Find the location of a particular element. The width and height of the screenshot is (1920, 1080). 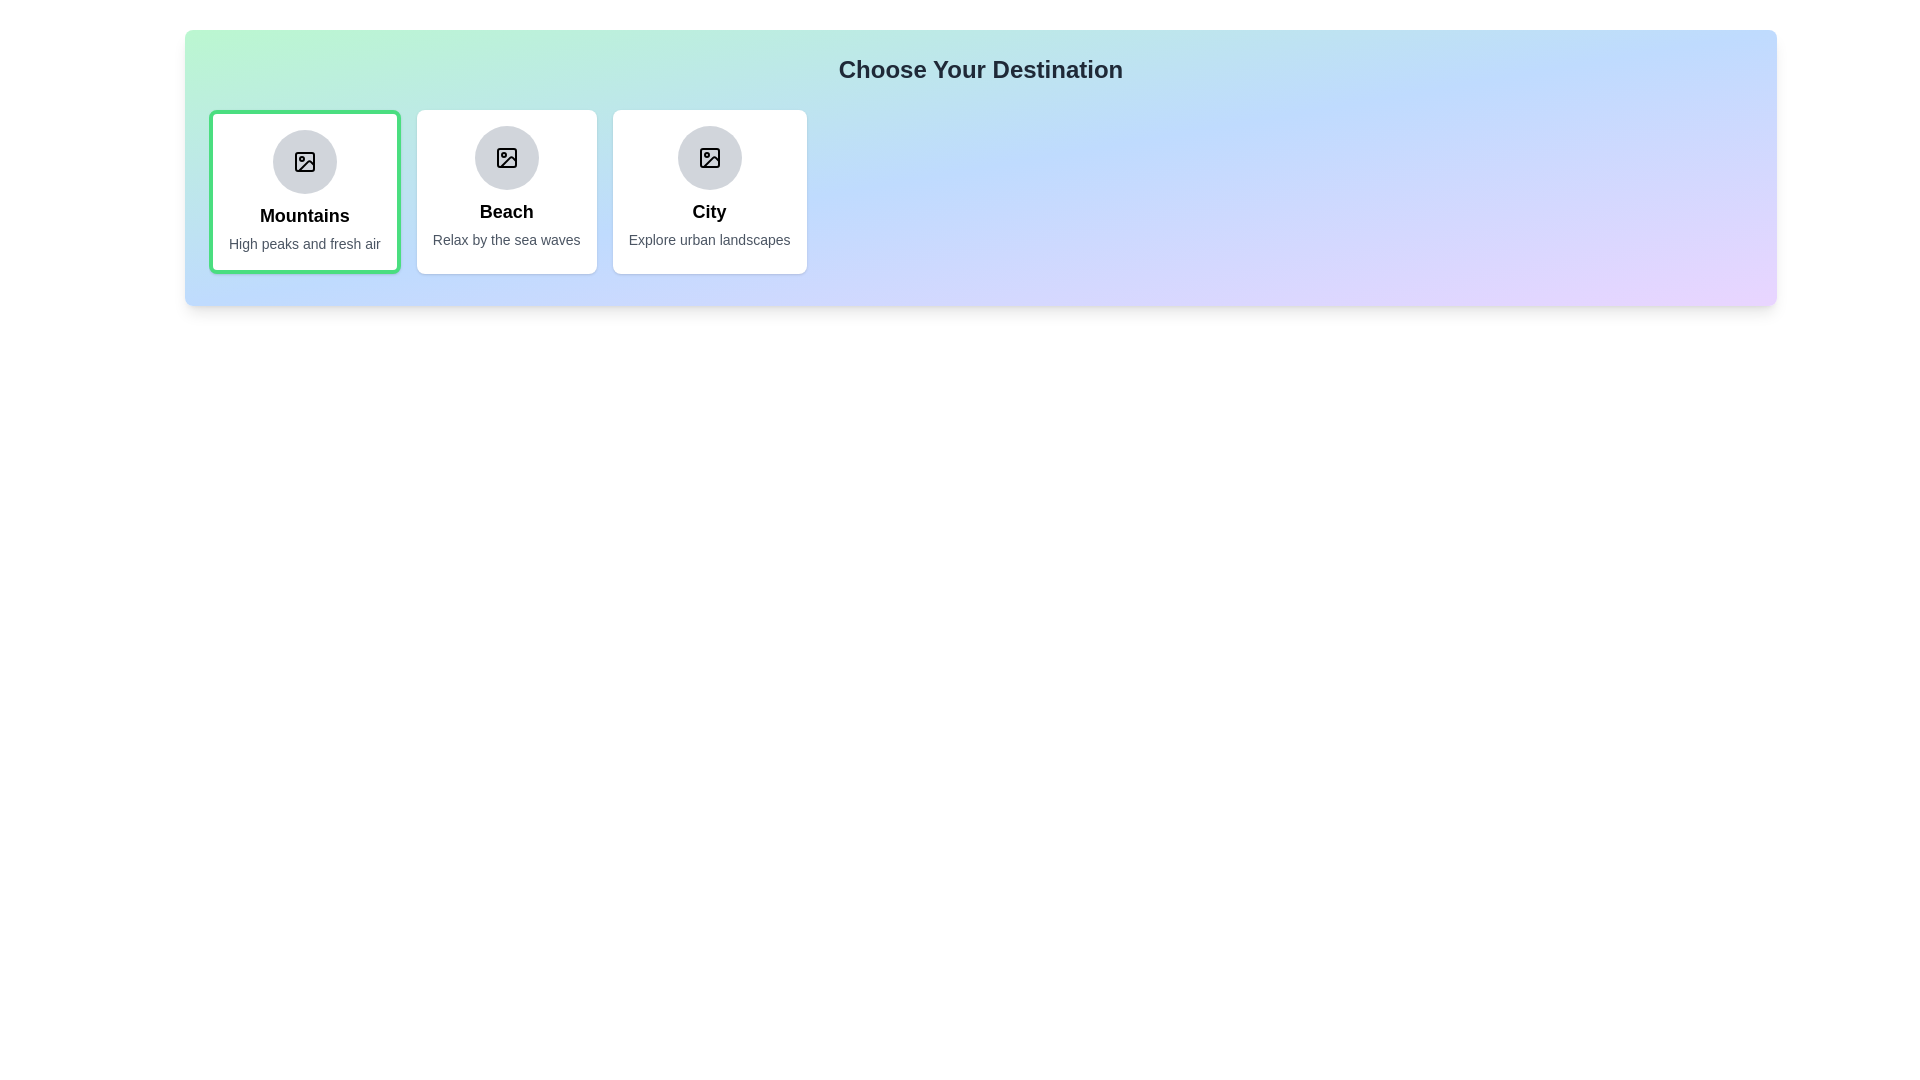

the destination chip labeled 'Beach' is located at coordinates (506, 192).